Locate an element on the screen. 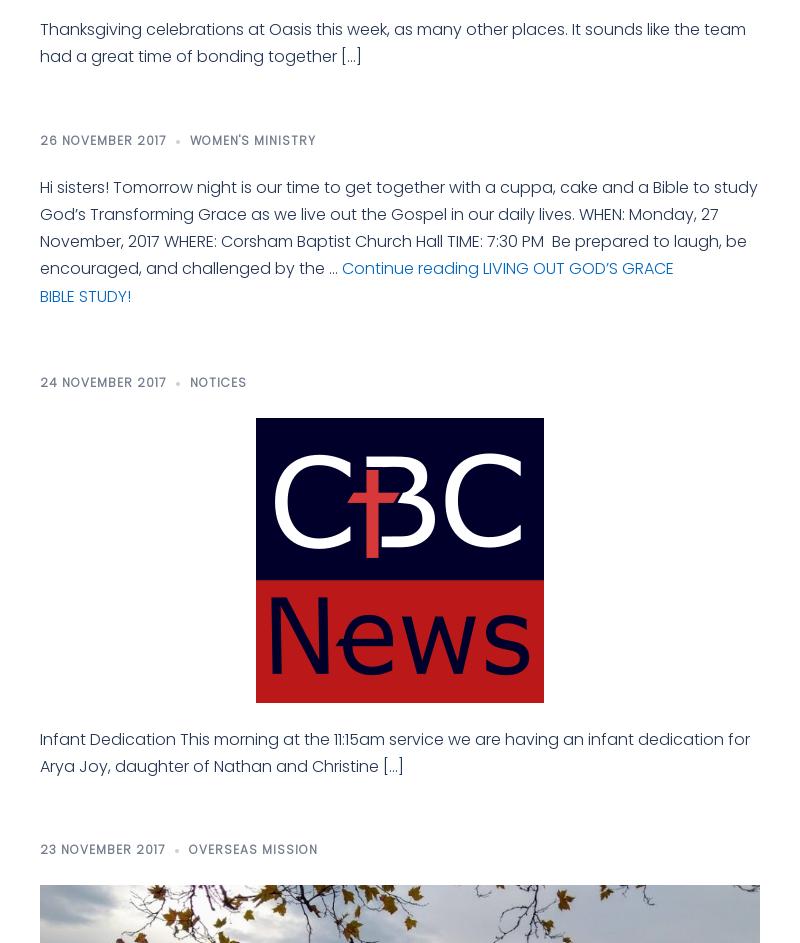  'Telephone:' is located at coordinates (541, 552).